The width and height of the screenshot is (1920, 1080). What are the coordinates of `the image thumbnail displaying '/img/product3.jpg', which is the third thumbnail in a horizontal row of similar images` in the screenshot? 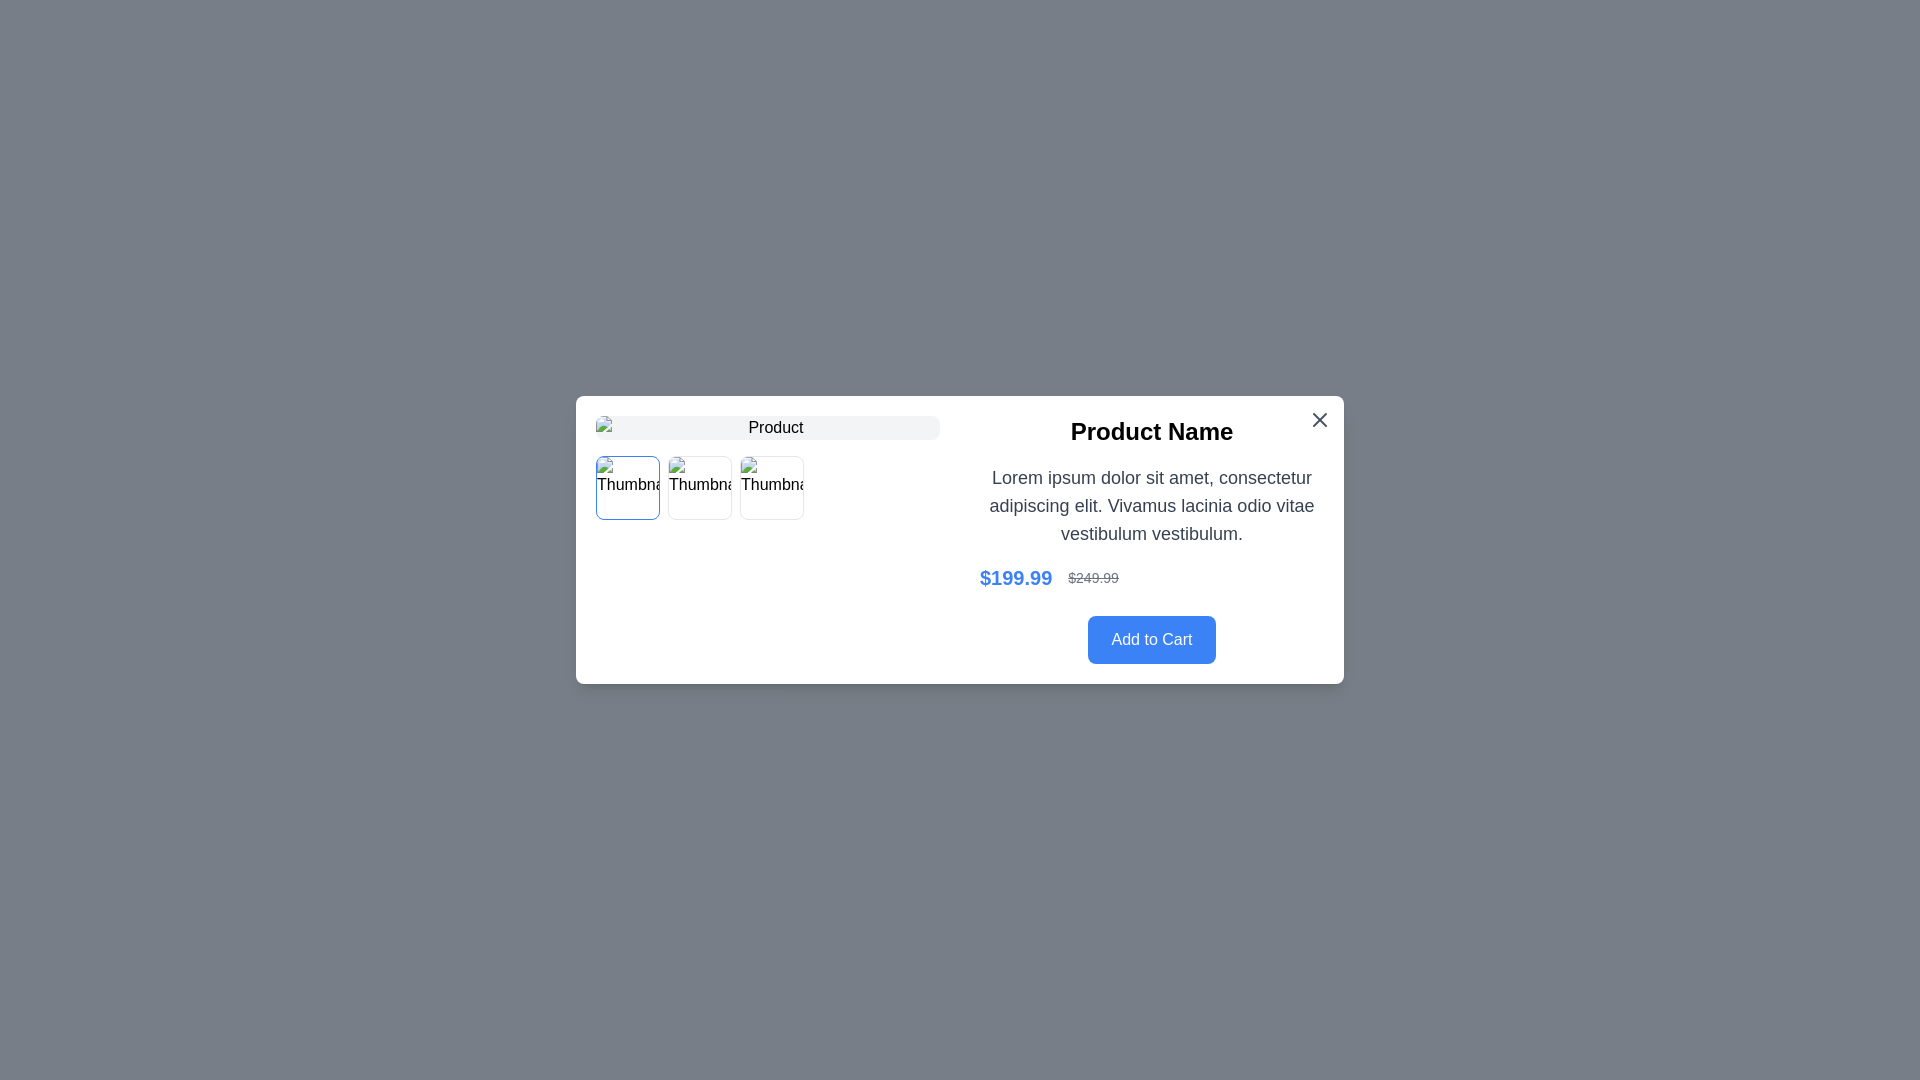 It's located at (771, 488).